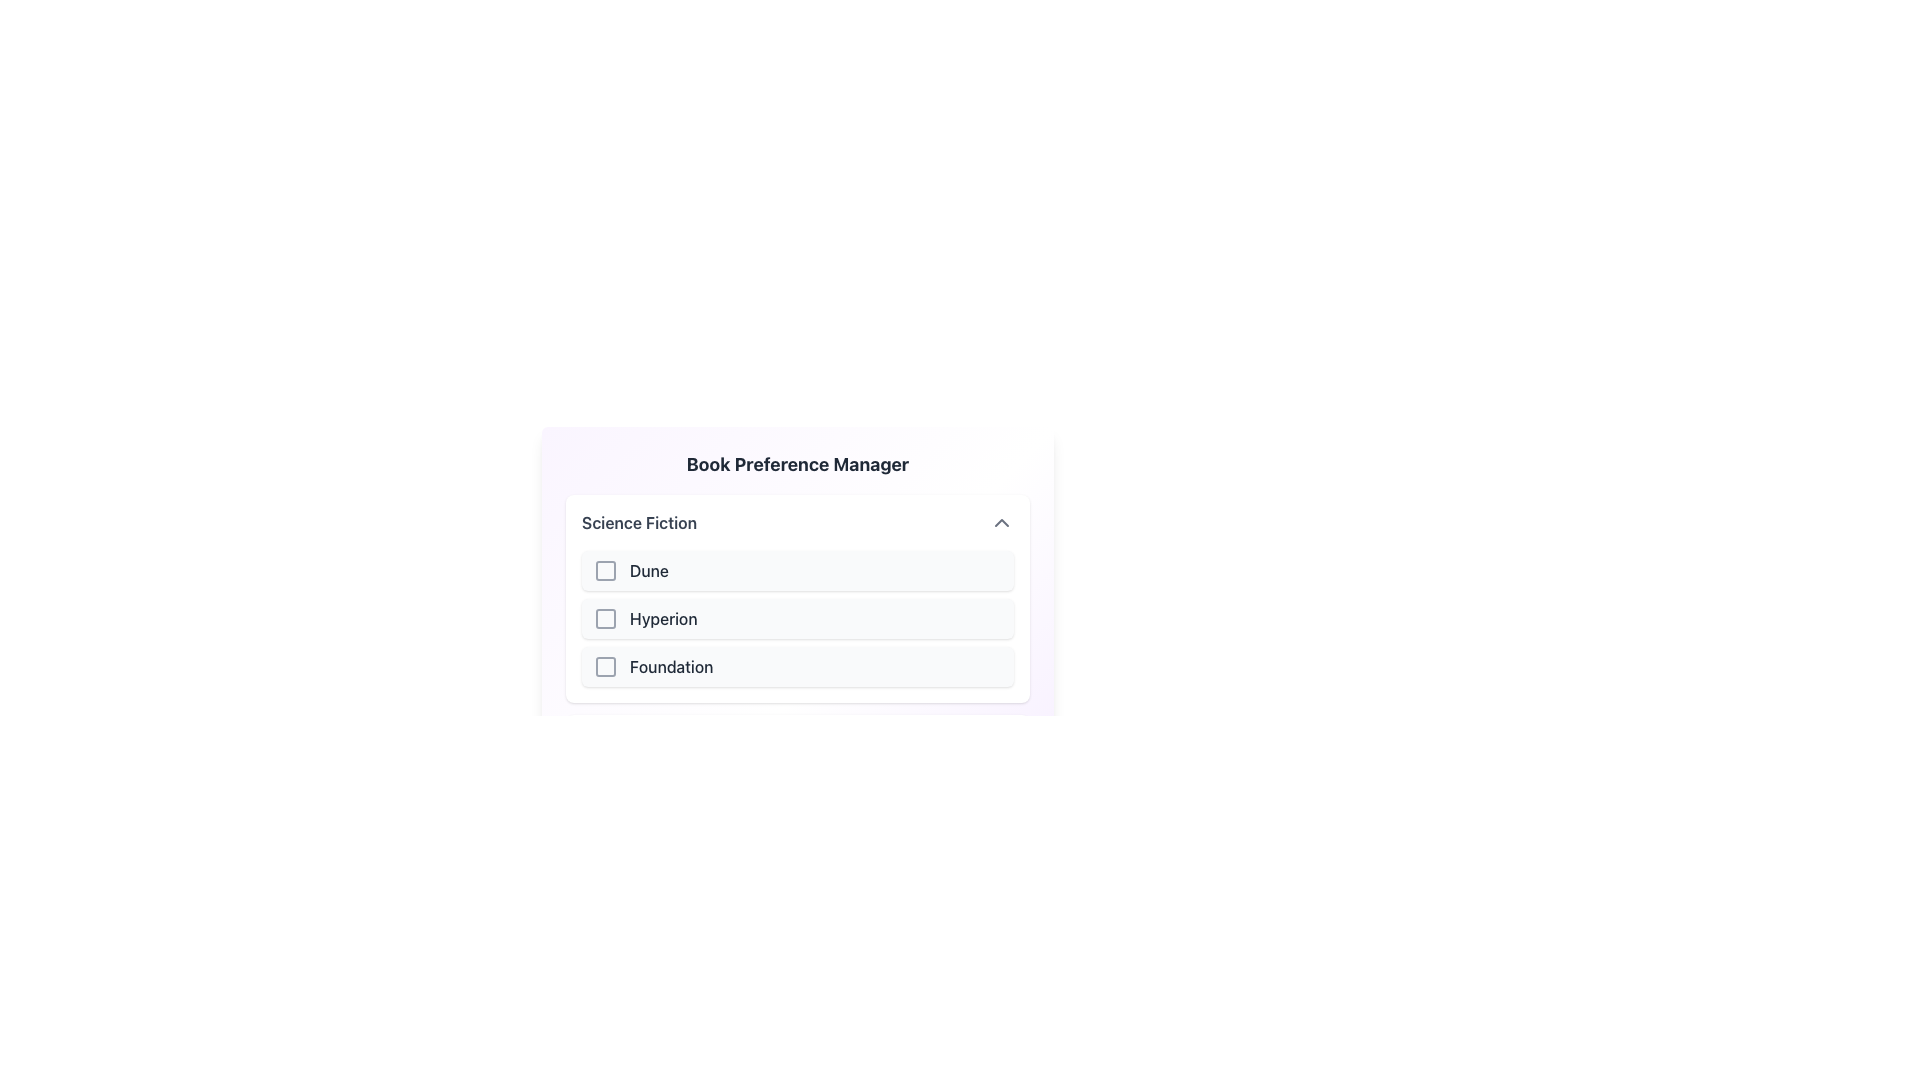  What do you see at coordinates (604, 570) in the screenshot?
I see `the checkbox selector for the 'Dune' list item under the 'Science Fiction' header to enable keyboard interactions` at bounding box center [604, 570].